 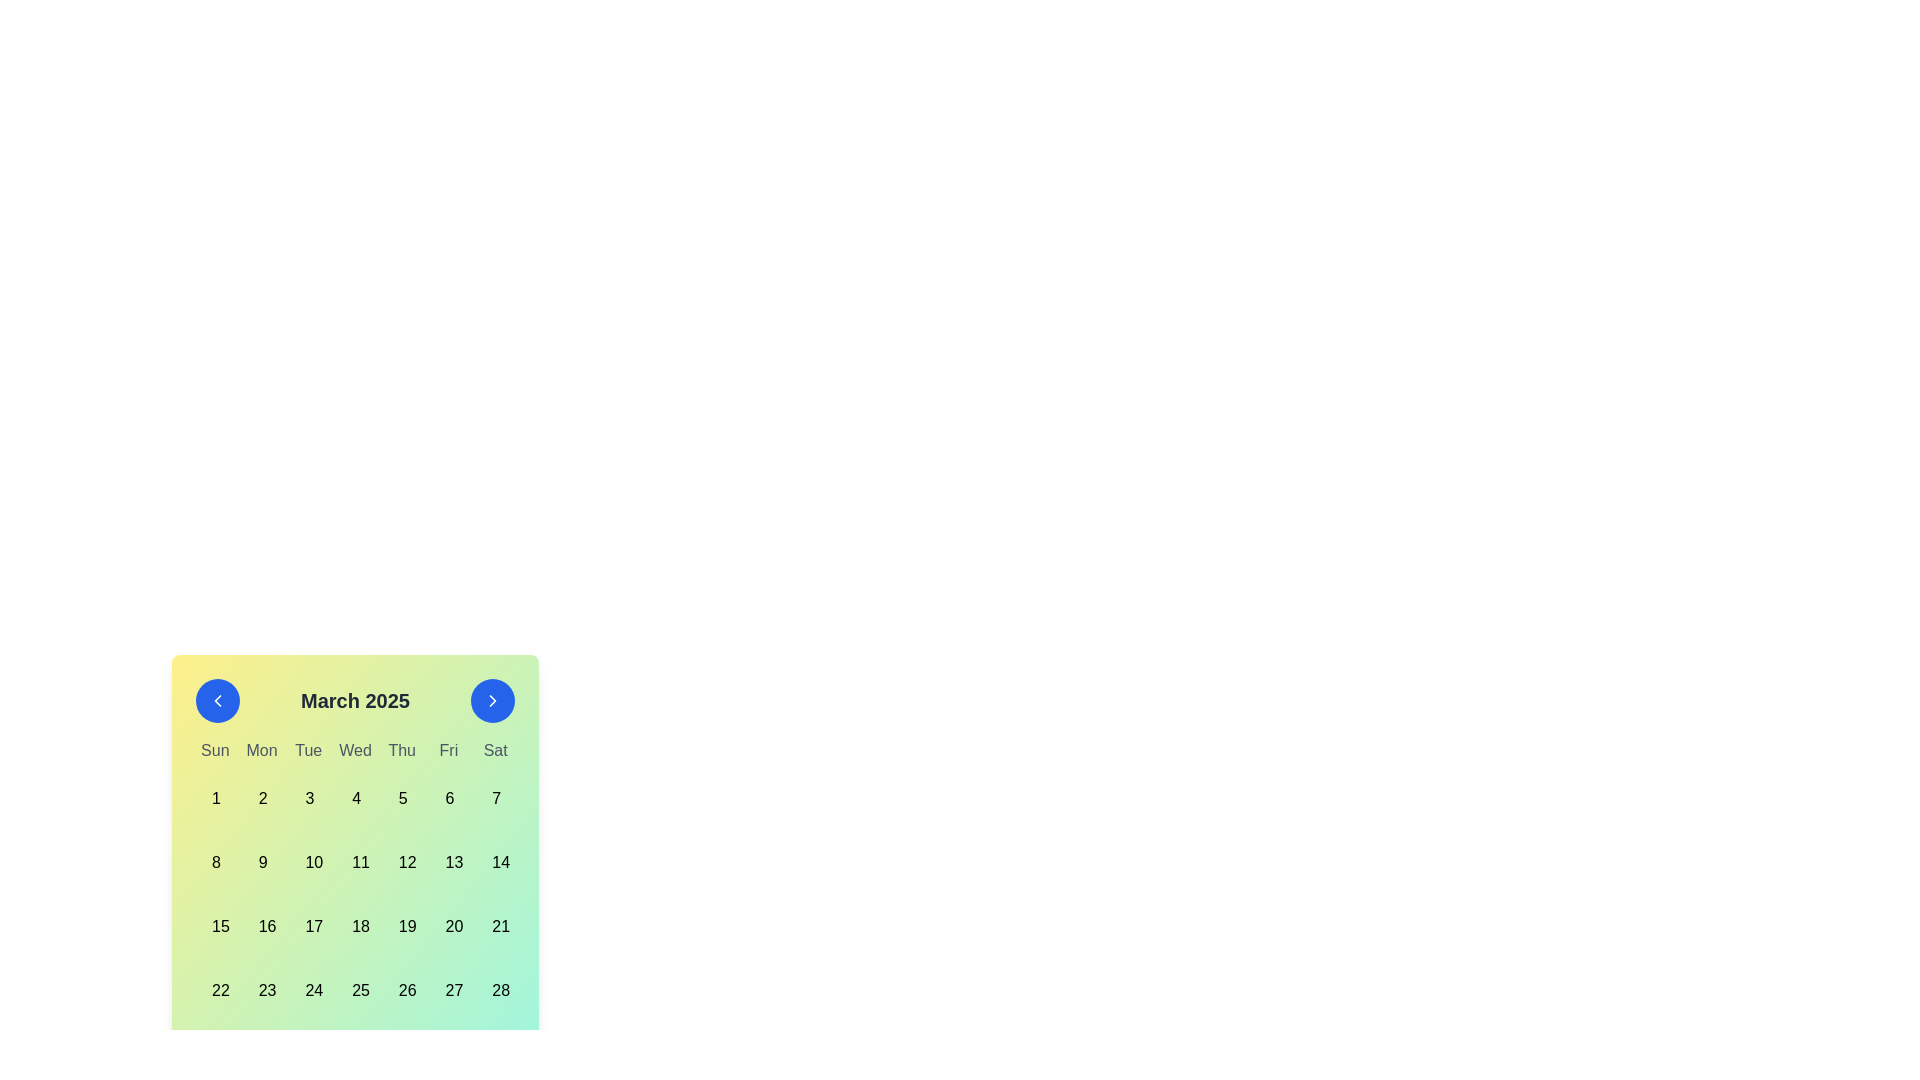 What do you see at coordinates (447, 926) in the screenshot?
I see `the Calendar date cell representing the 20th day of the month to confirm selection` at bounding box center [447, 926].